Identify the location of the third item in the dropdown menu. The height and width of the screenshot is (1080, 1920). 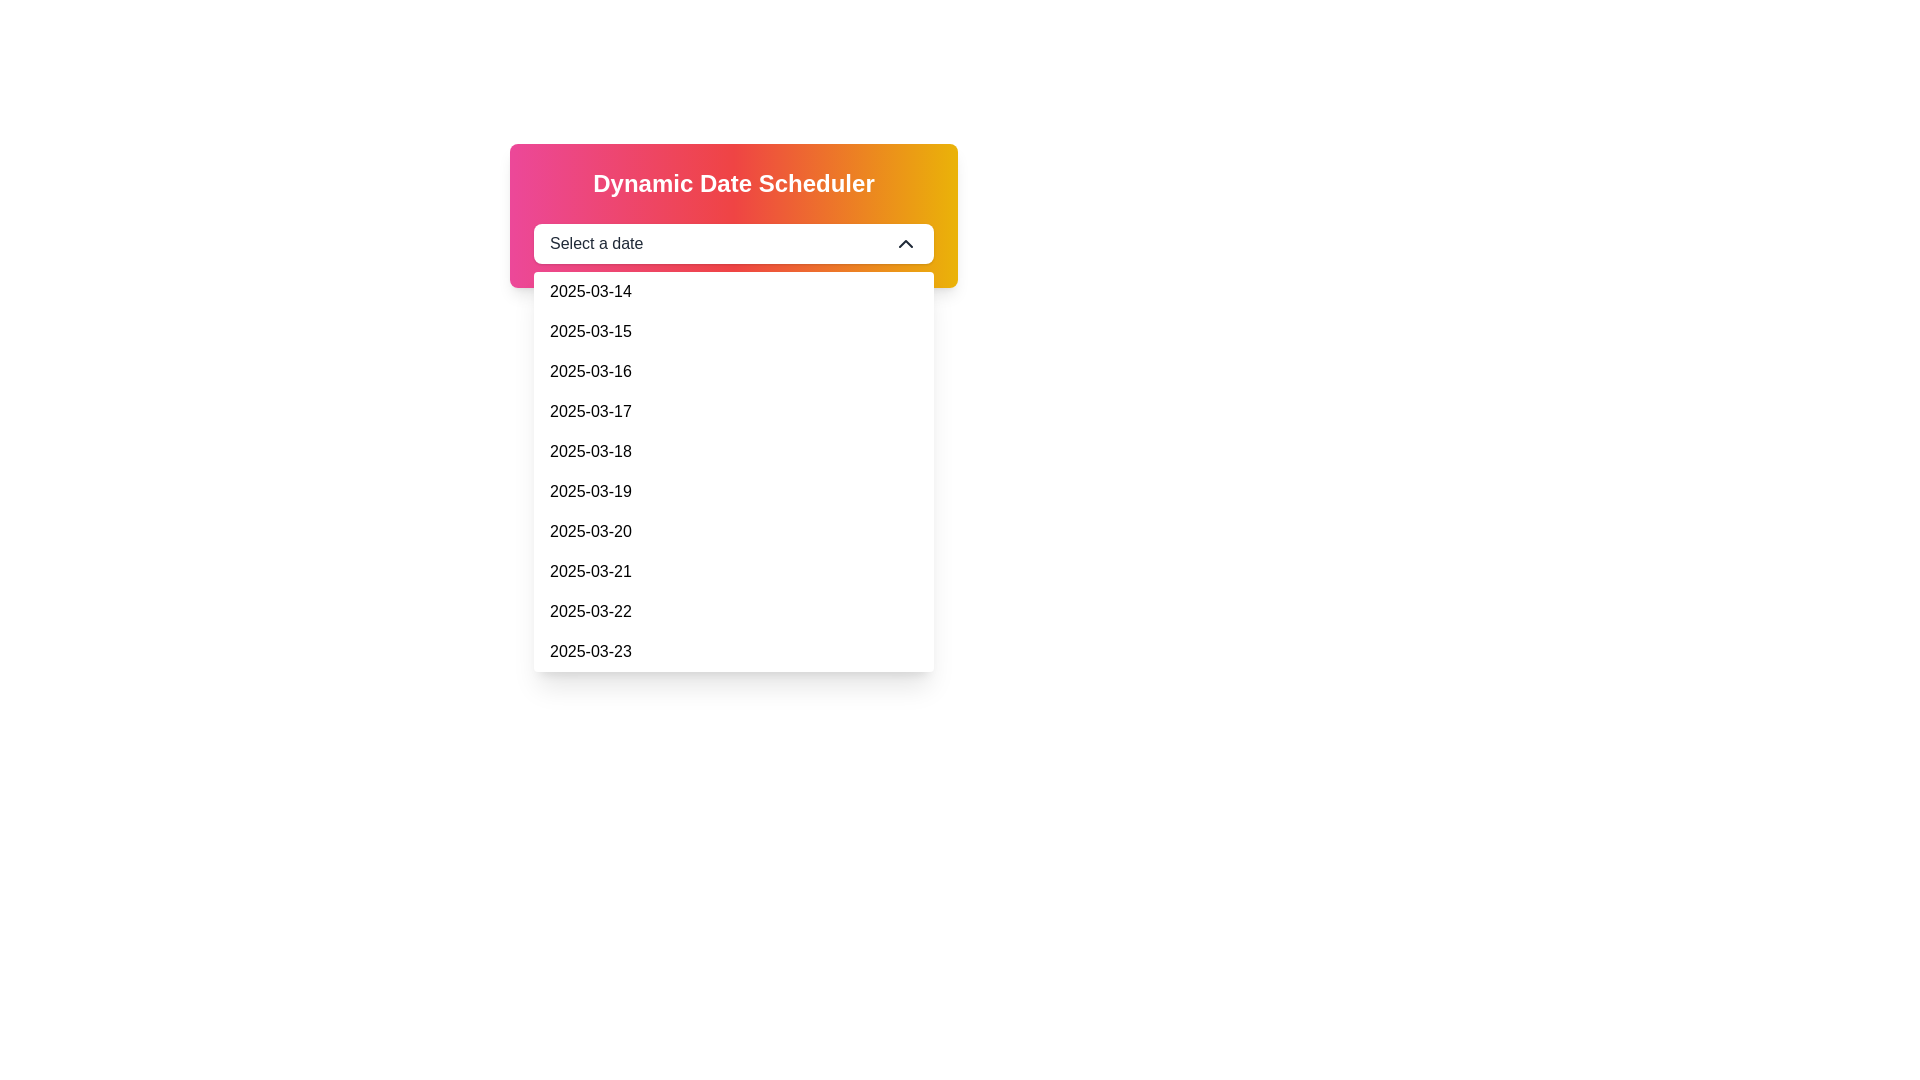
(733, 371).